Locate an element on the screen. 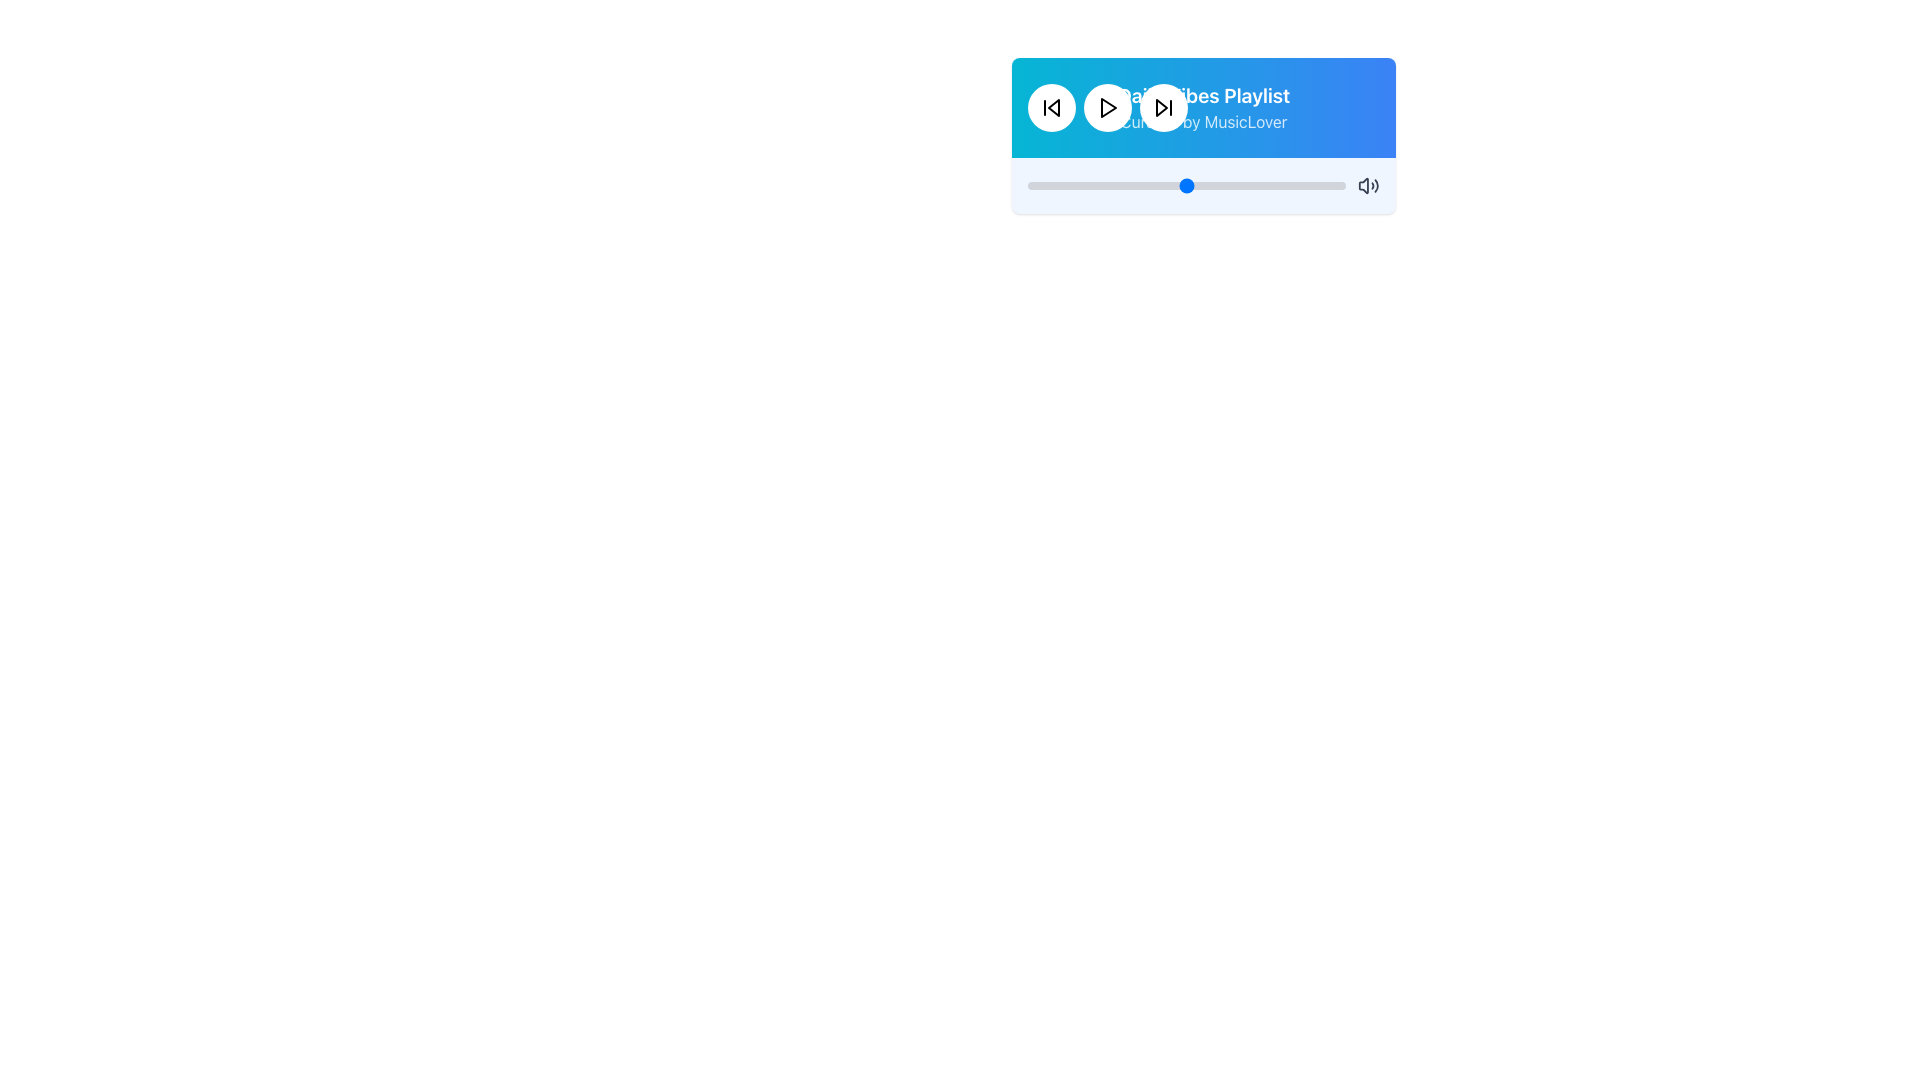  the speaker icon in the bottom right section of the audio control bar to interact or trigger a related function is located at coordinates (1362, 185).